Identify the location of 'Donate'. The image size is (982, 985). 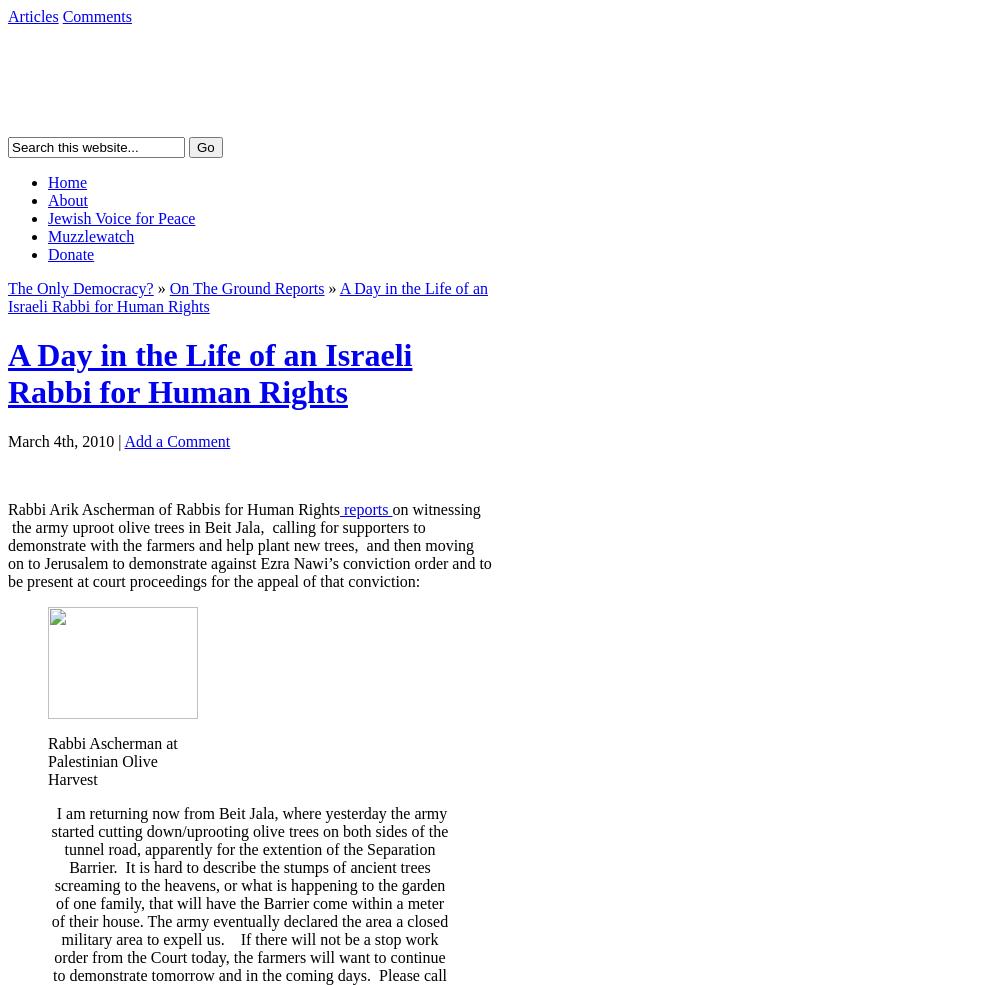
(69, 253).